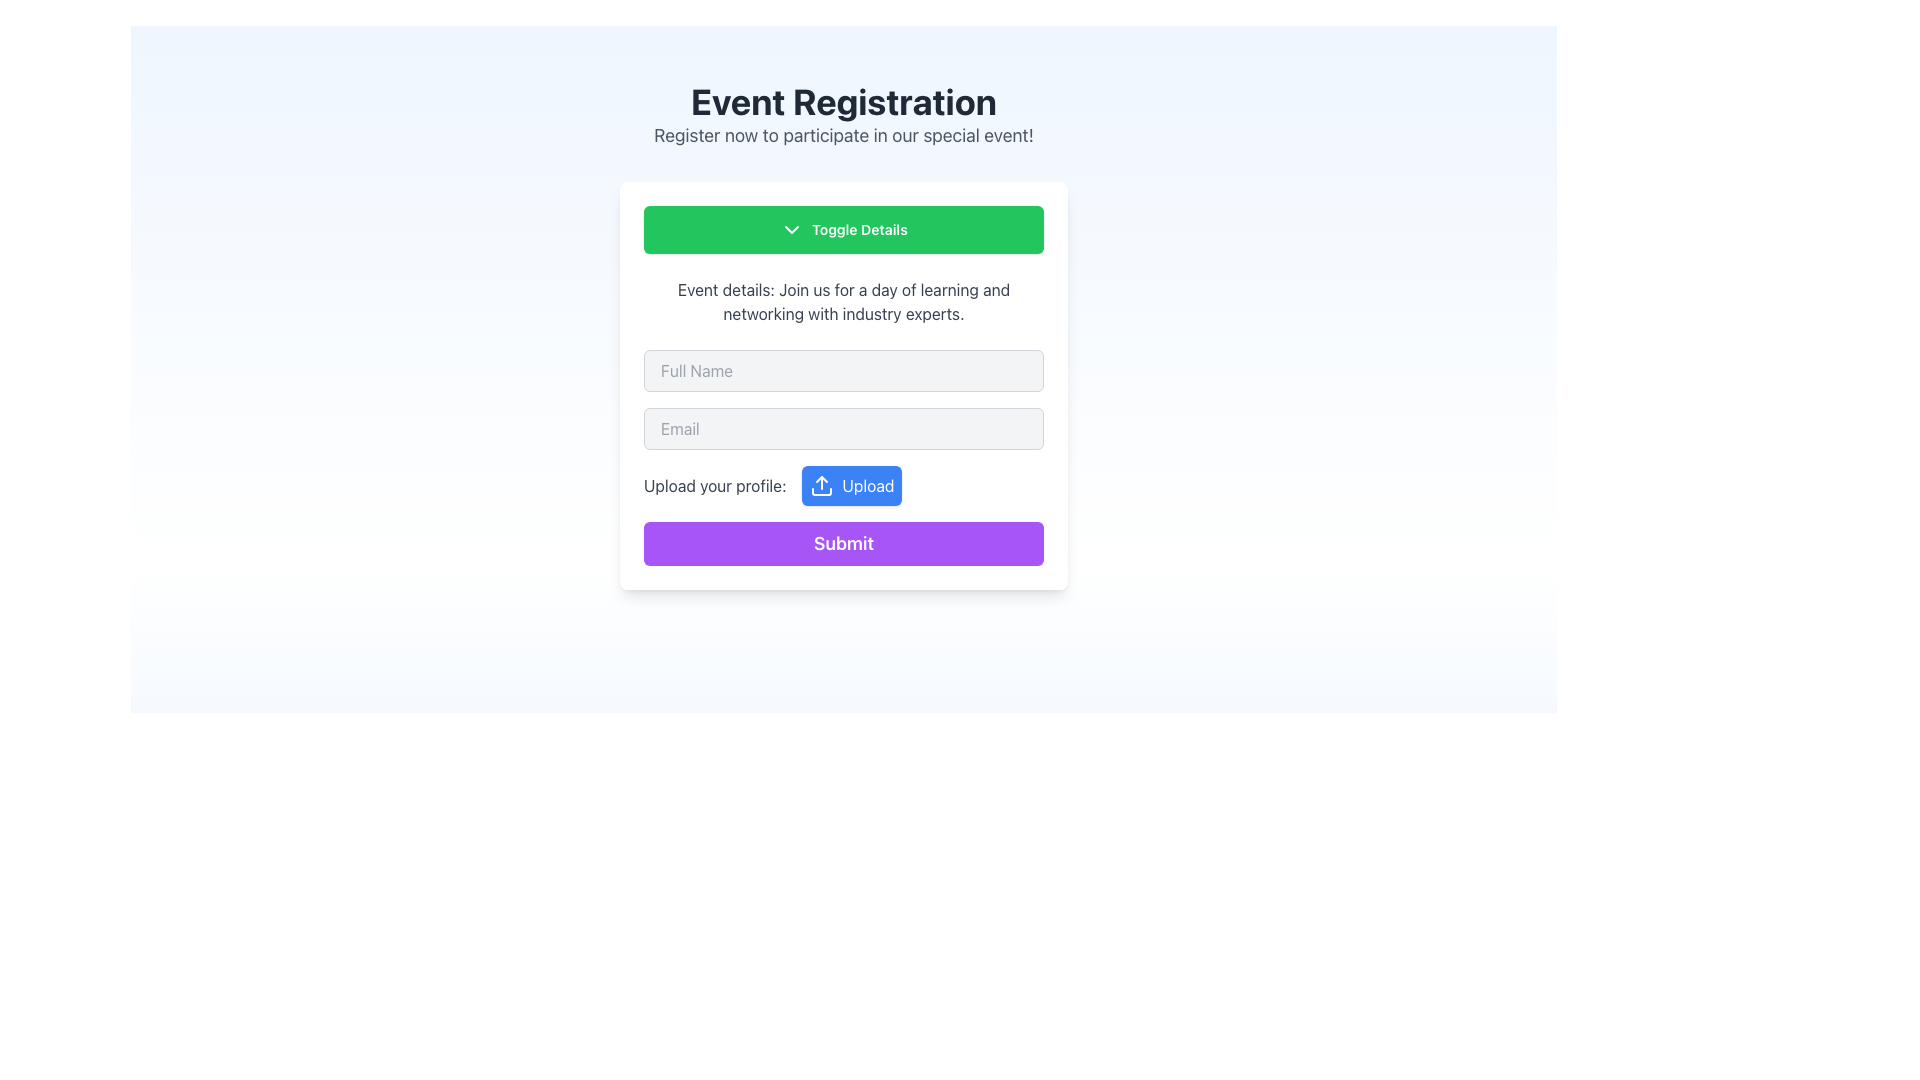 The width and height of the screenshot is (1920, 1080). Describe the element at coordinates (844, 543) in the screenshot. I see `the 'Submit' button located at the bottom of the form` at that location.